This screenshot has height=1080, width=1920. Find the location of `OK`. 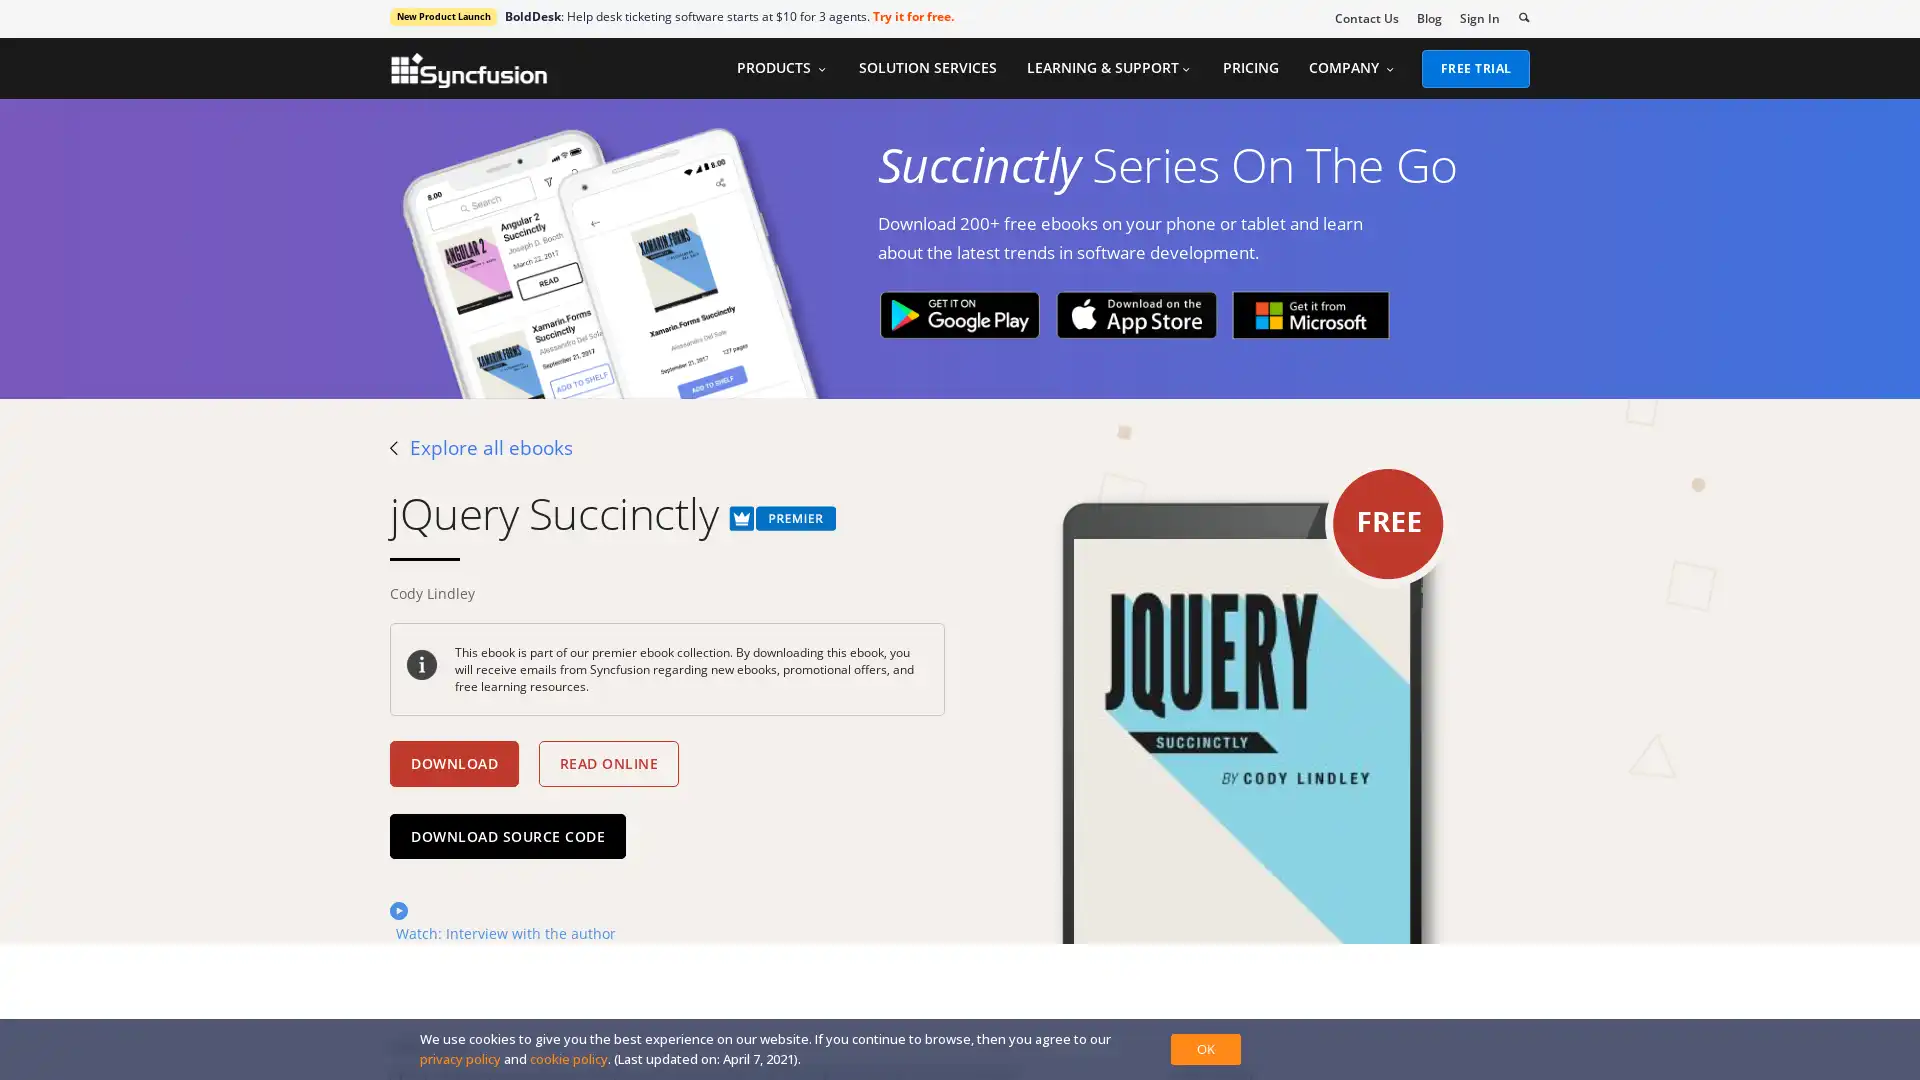

OK is located at coordinates (1204, 1048).